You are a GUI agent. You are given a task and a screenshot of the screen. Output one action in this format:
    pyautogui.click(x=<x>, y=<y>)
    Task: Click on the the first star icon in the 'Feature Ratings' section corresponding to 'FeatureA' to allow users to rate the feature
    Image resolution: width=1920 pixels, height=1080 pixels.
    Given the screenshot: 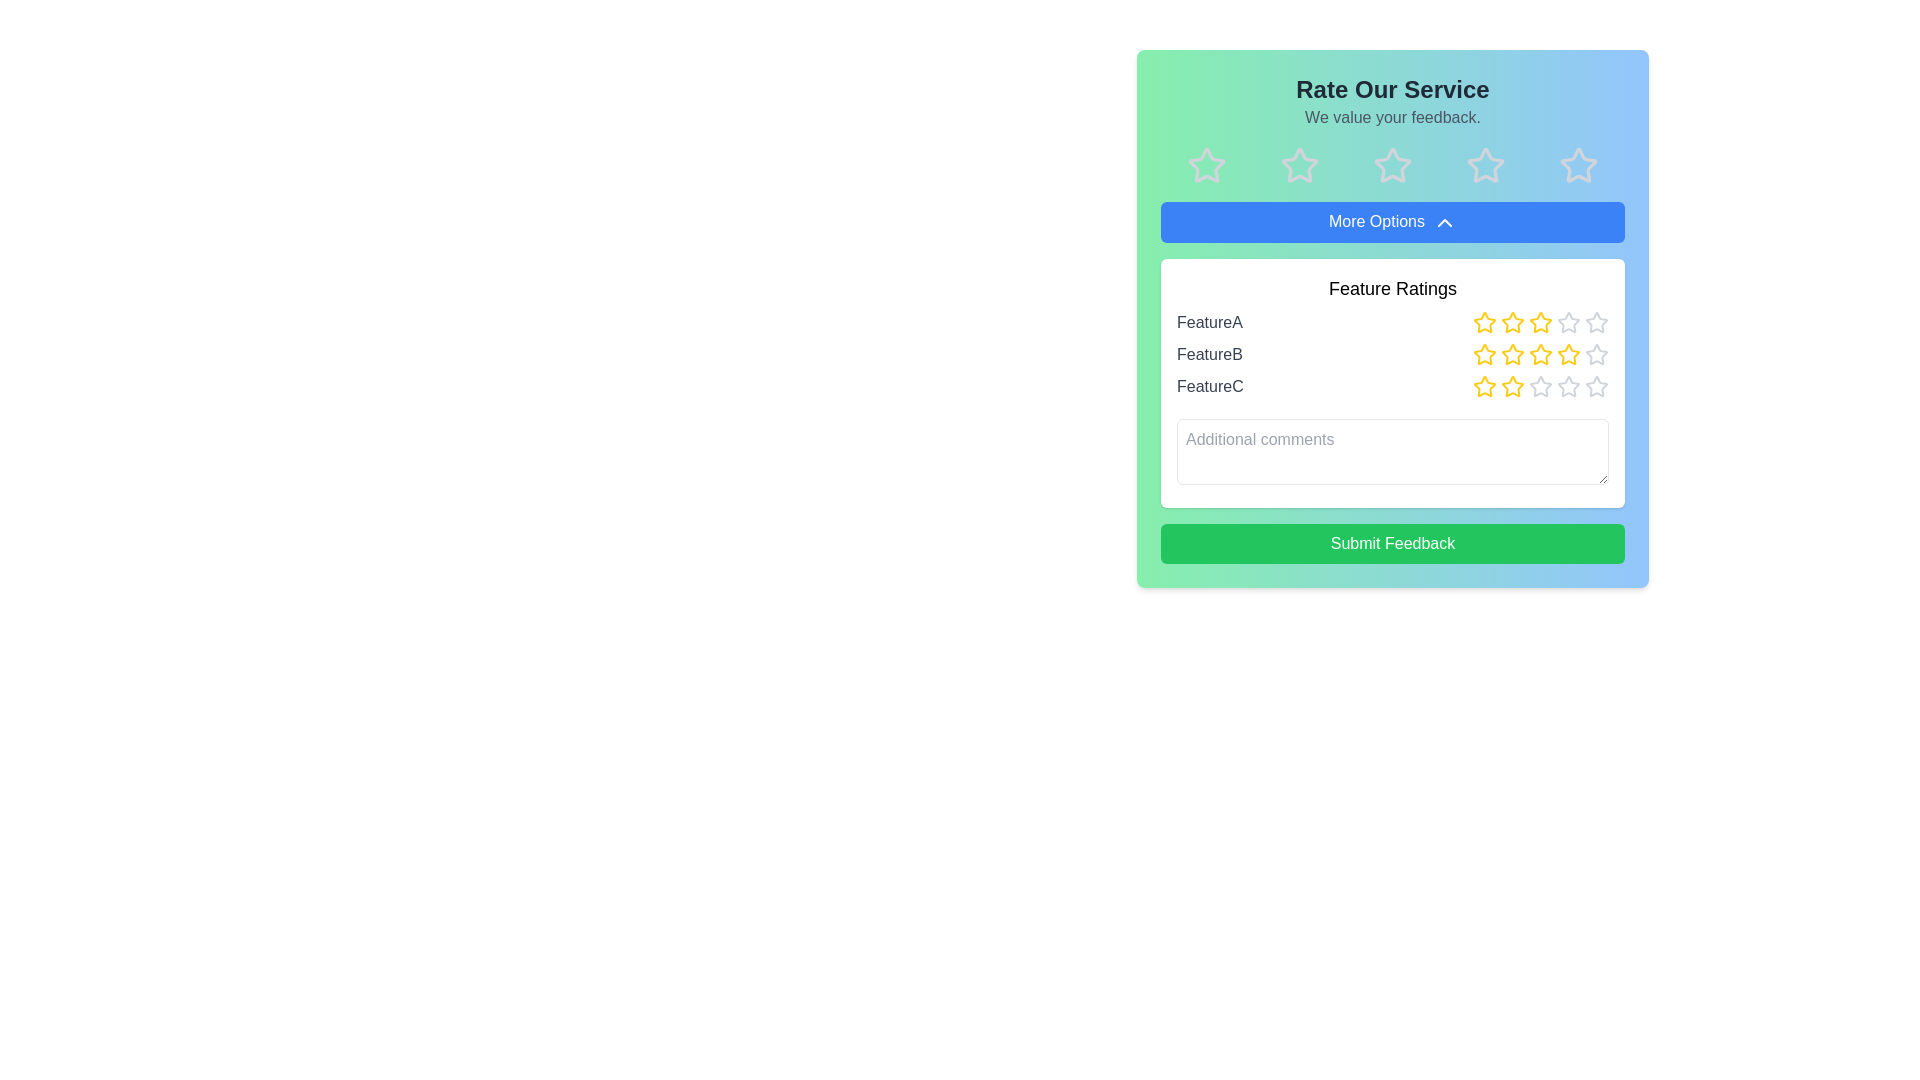 What is the action you would take?
    pyautogui.click(x=1484, y=321)
    